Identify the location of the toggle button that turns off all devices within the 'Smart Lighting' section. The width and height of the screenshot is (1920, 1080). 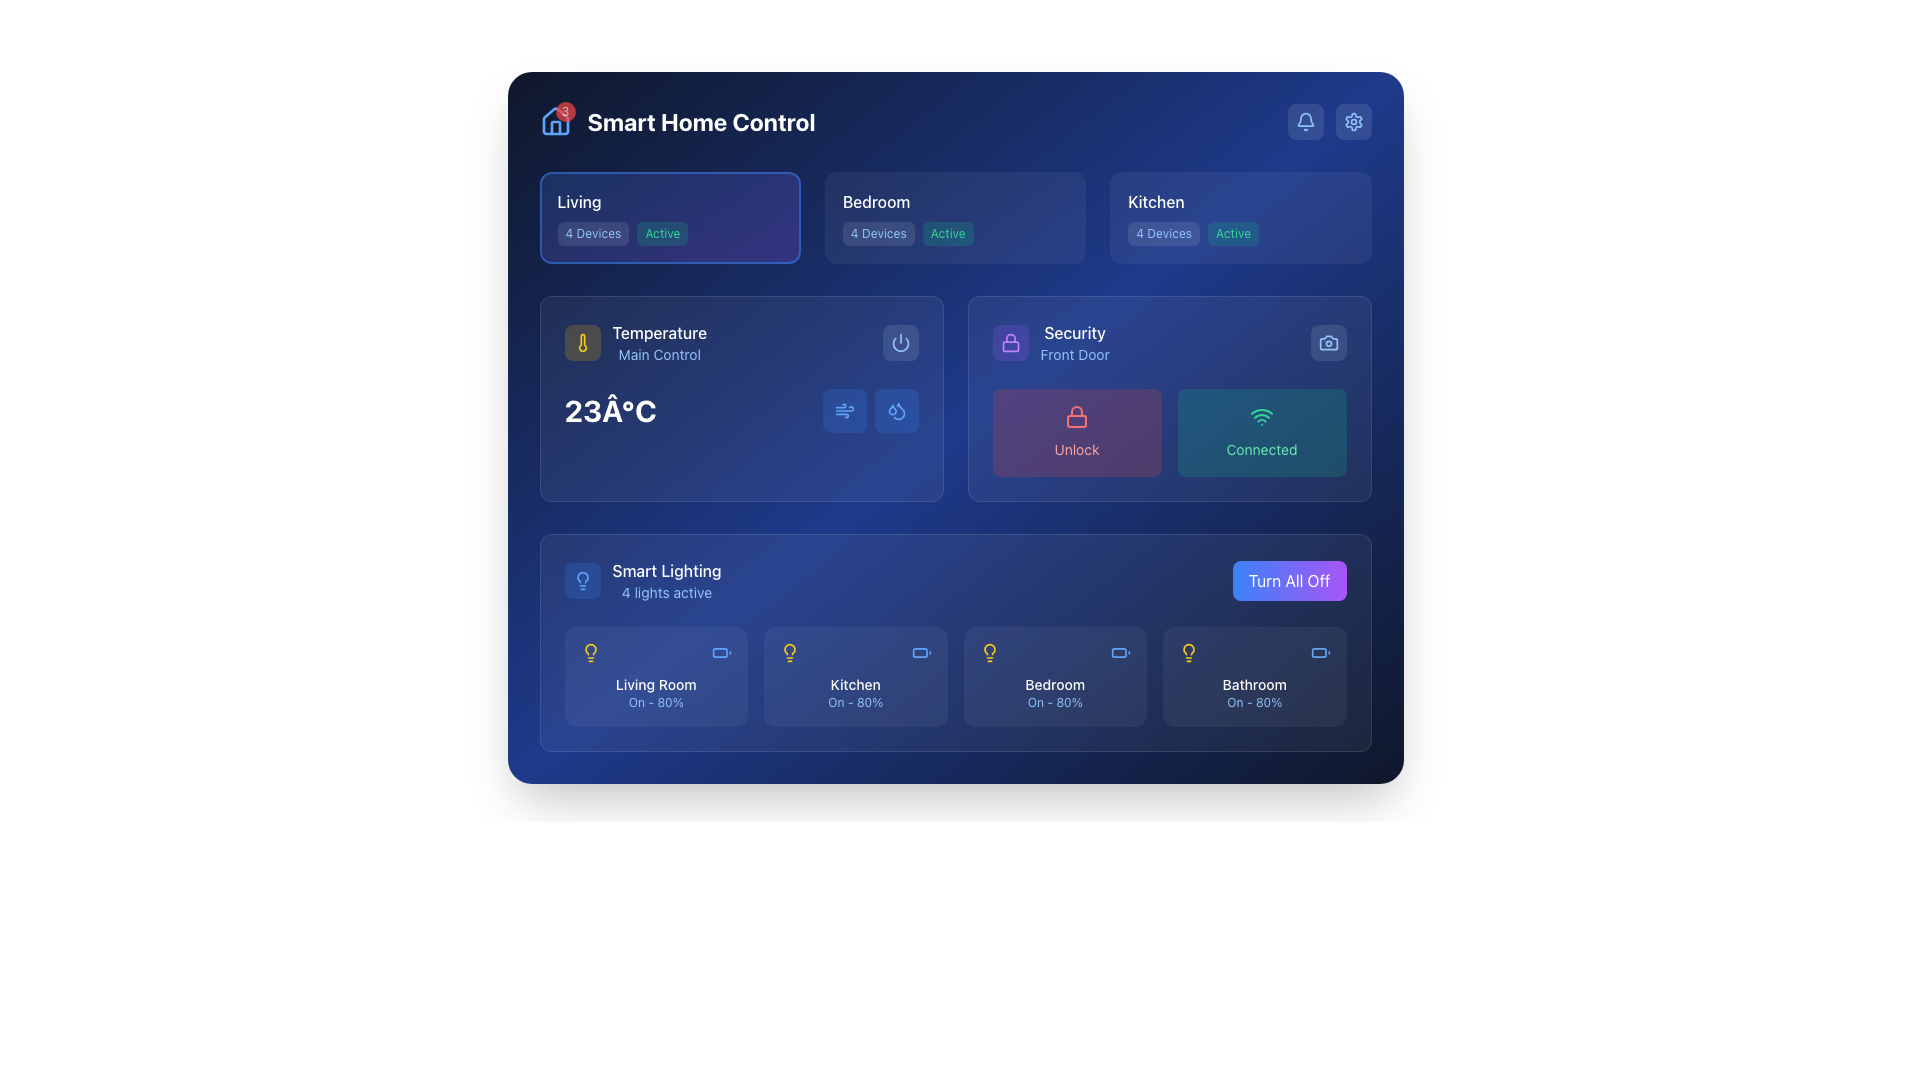
(1289, 581).